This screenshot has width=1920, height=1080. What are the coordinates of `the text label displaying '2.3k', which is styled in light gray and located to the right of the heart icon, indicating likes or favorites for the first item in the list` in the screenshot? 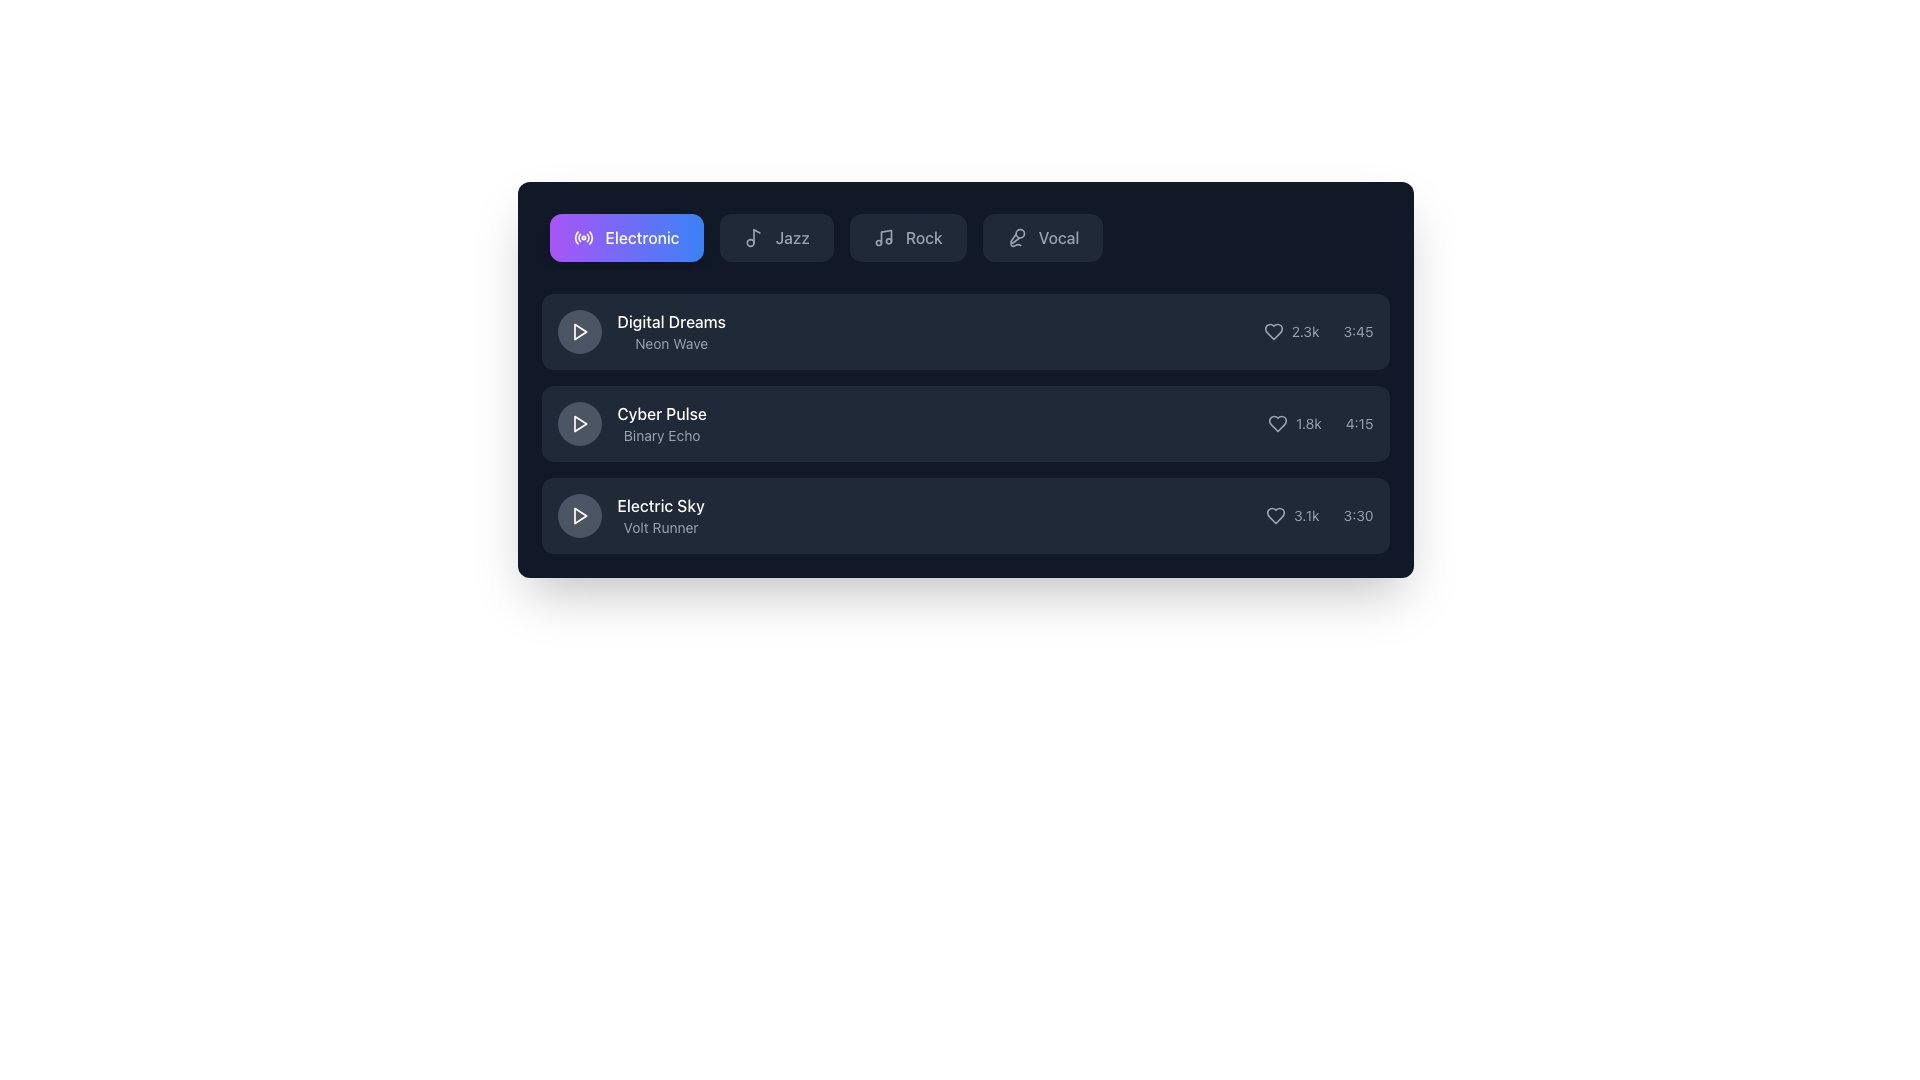 It's located at (1305, 330).